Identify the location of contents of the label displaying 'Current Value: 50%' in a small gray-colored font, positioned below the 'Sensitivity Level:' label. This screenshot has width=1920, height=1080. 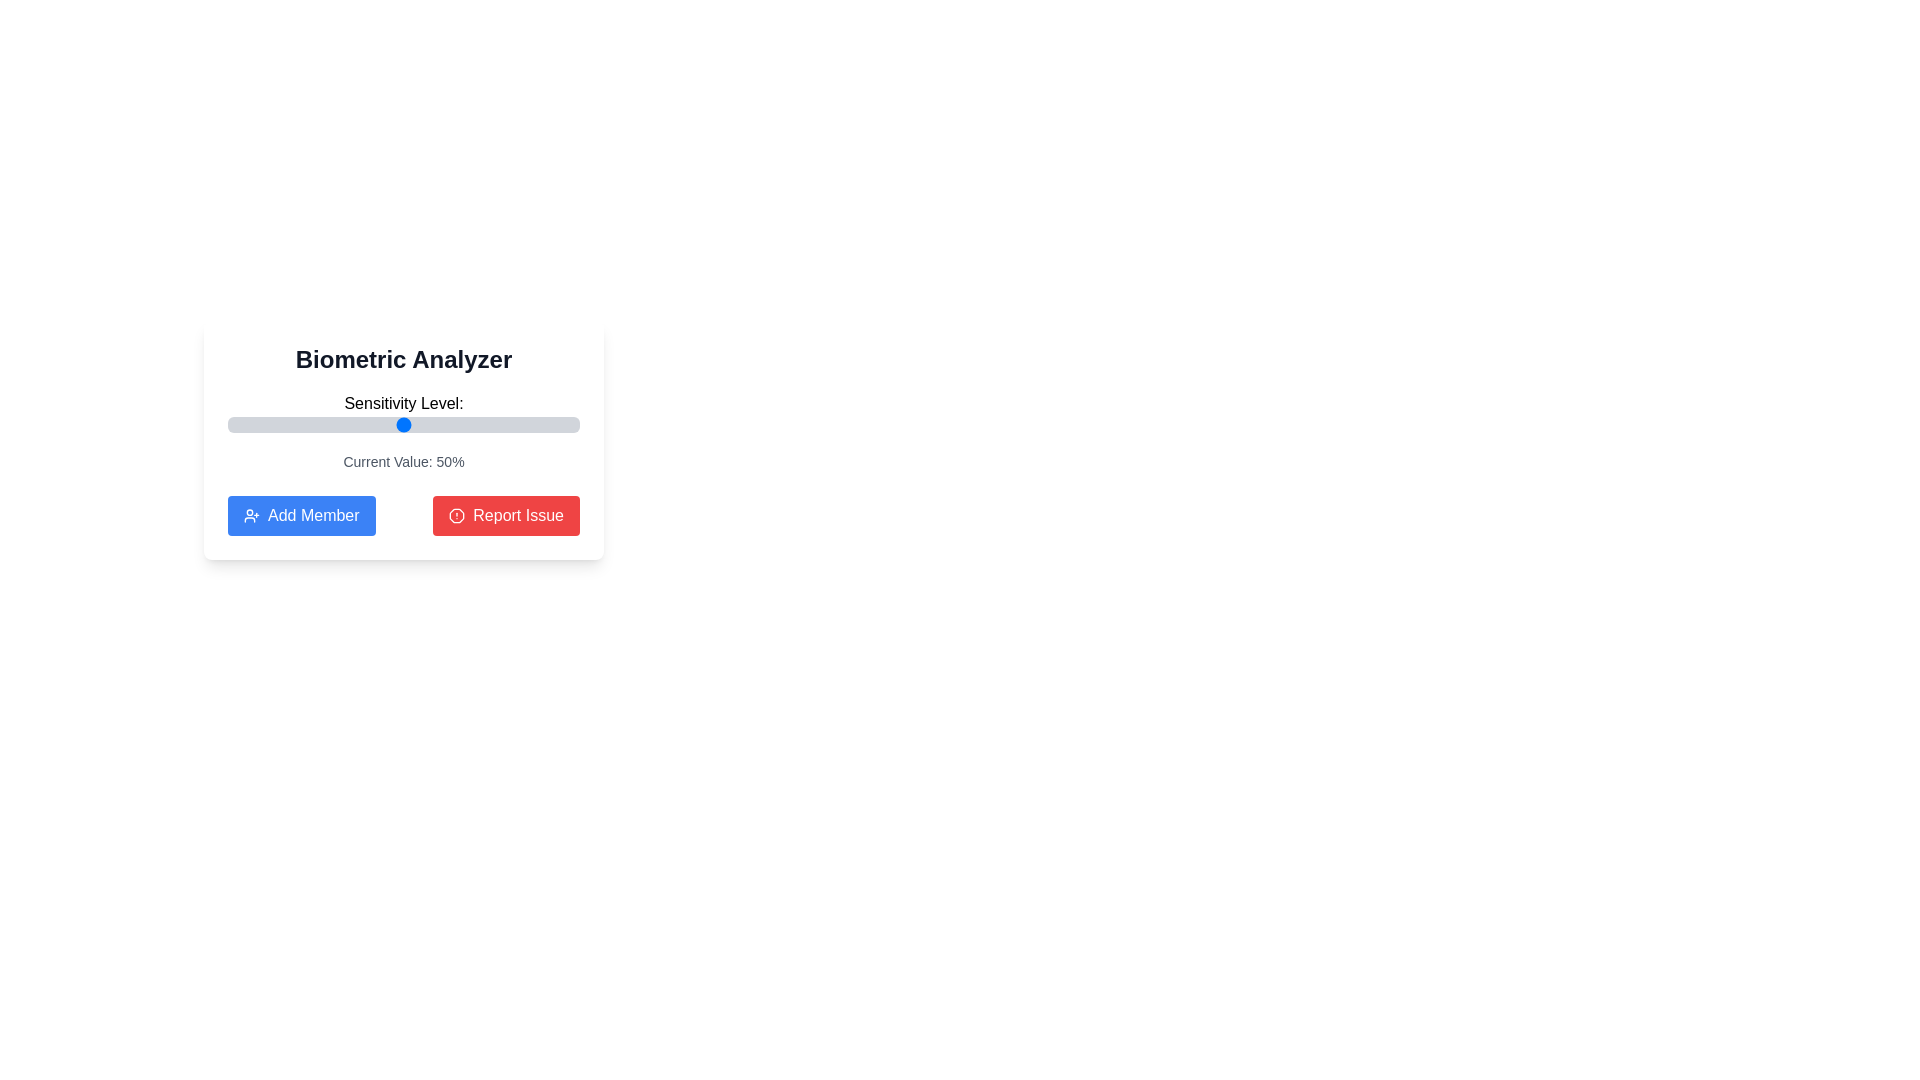
(402, 462).